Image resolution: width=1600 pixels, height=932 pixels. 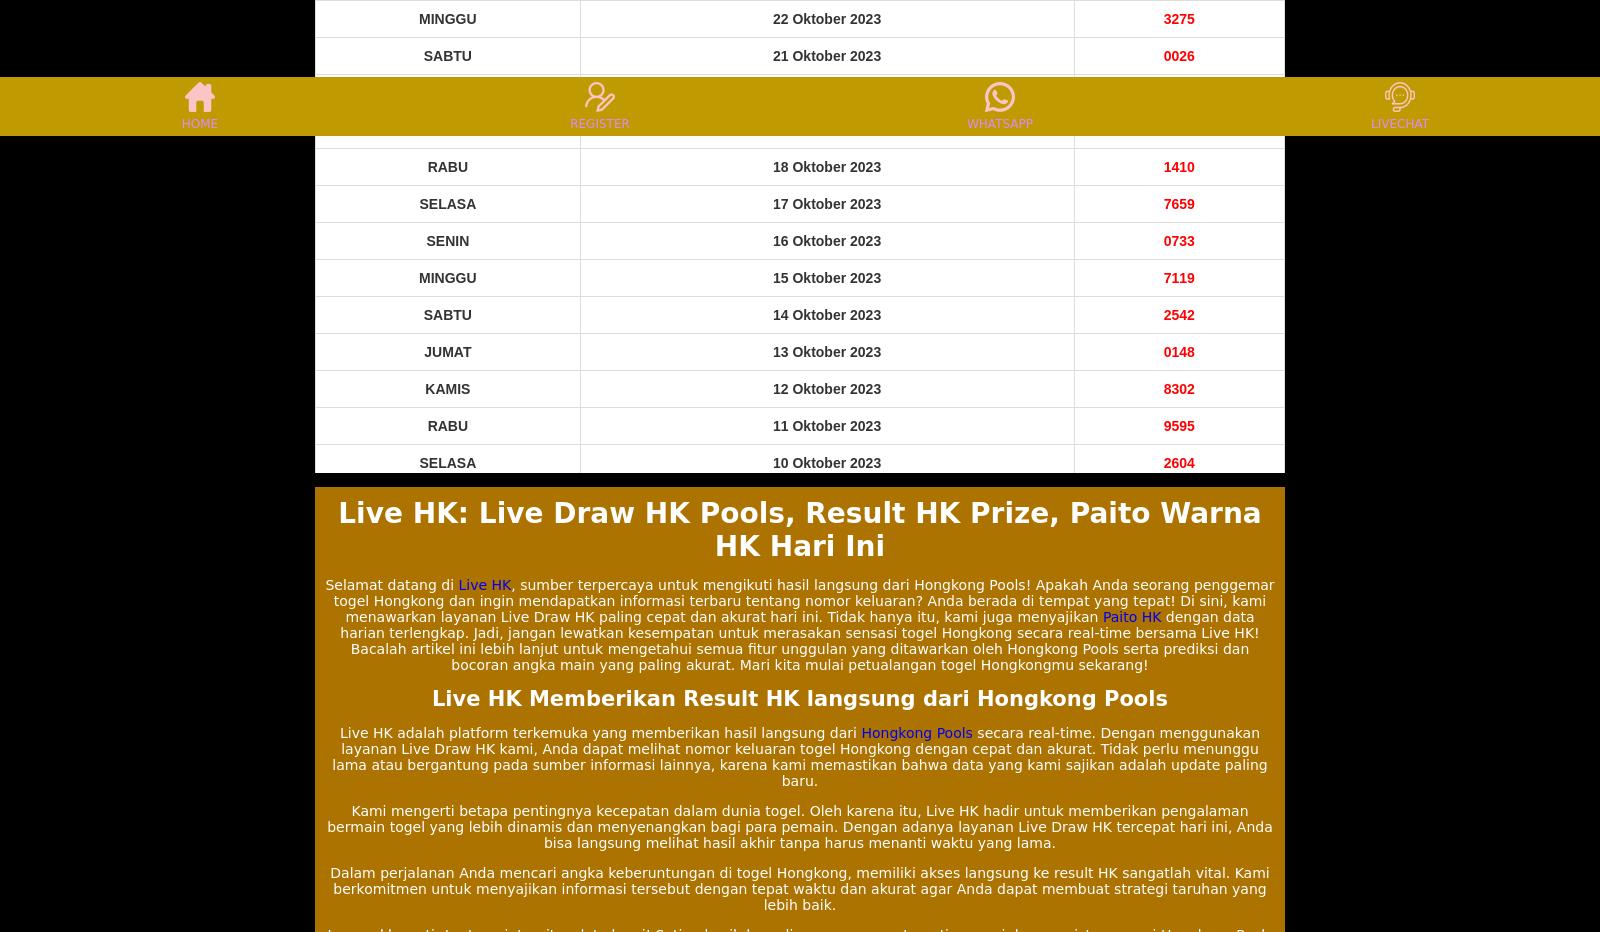 I want to click on 'Live HK', so click(x=457, y=584).